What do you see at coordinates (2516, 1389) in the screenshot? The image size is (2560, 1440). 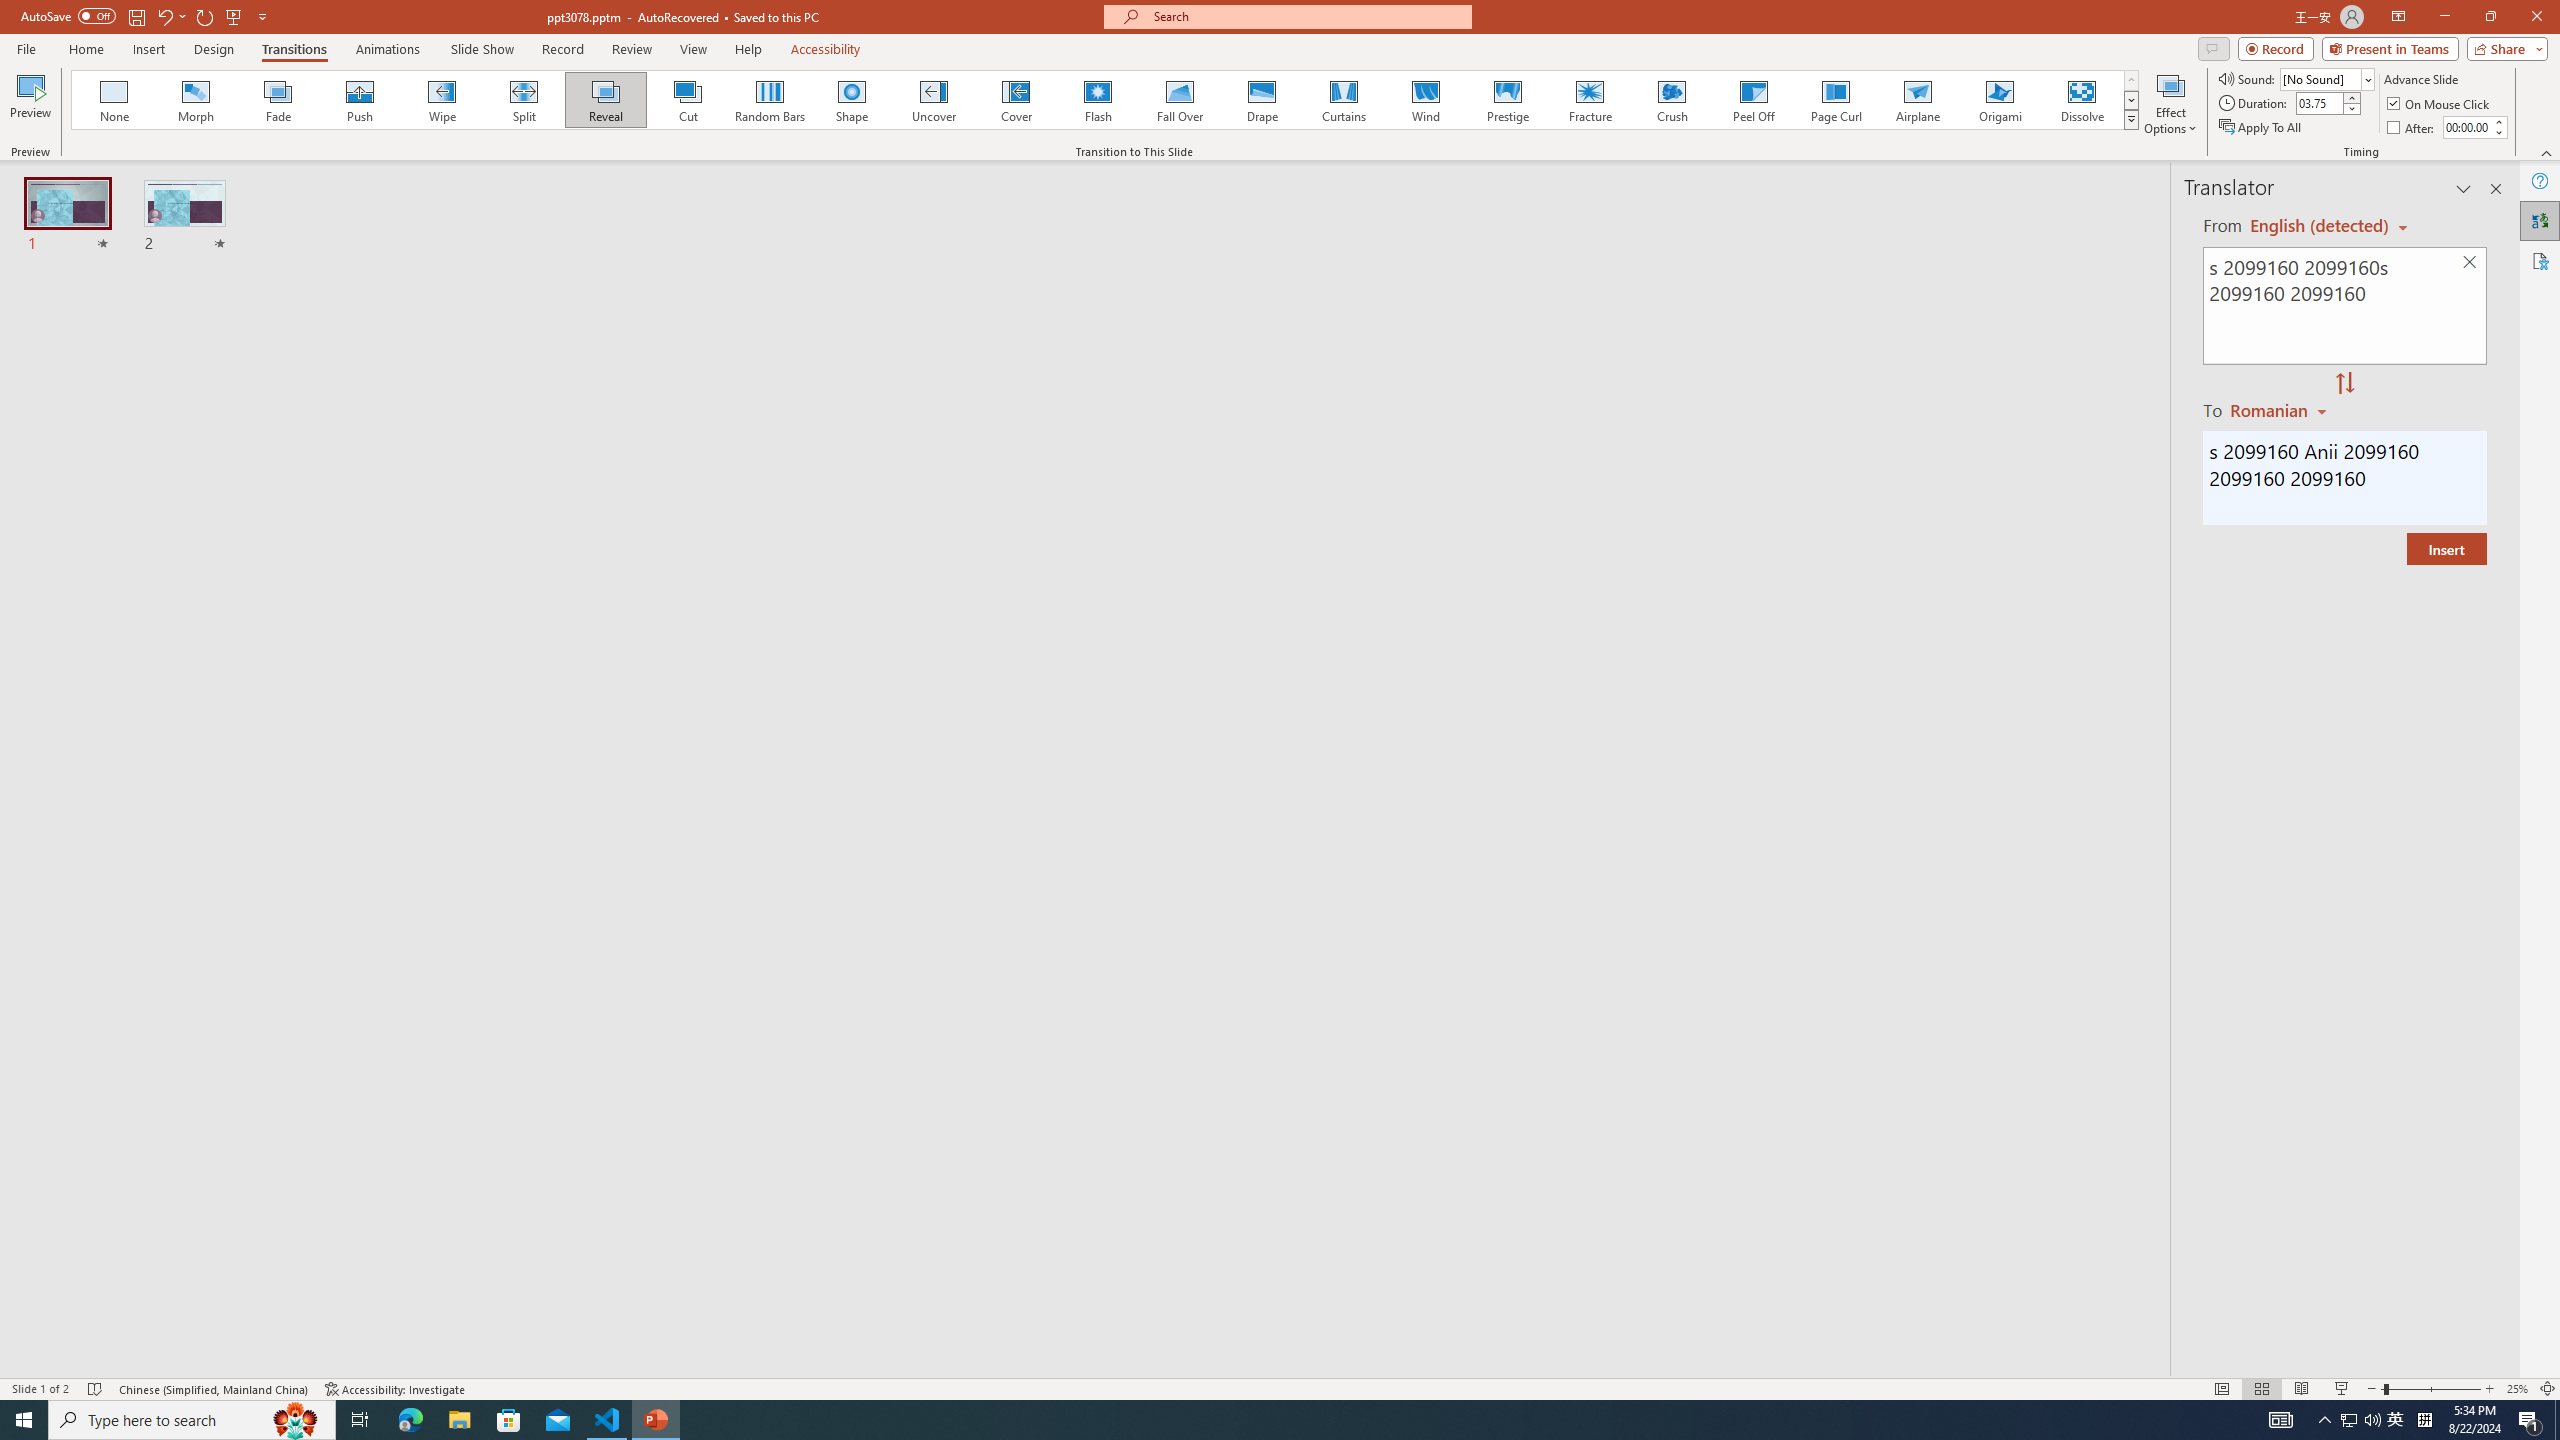 I see `'Zoom 25%'` at bounding box center [2516, 1389].